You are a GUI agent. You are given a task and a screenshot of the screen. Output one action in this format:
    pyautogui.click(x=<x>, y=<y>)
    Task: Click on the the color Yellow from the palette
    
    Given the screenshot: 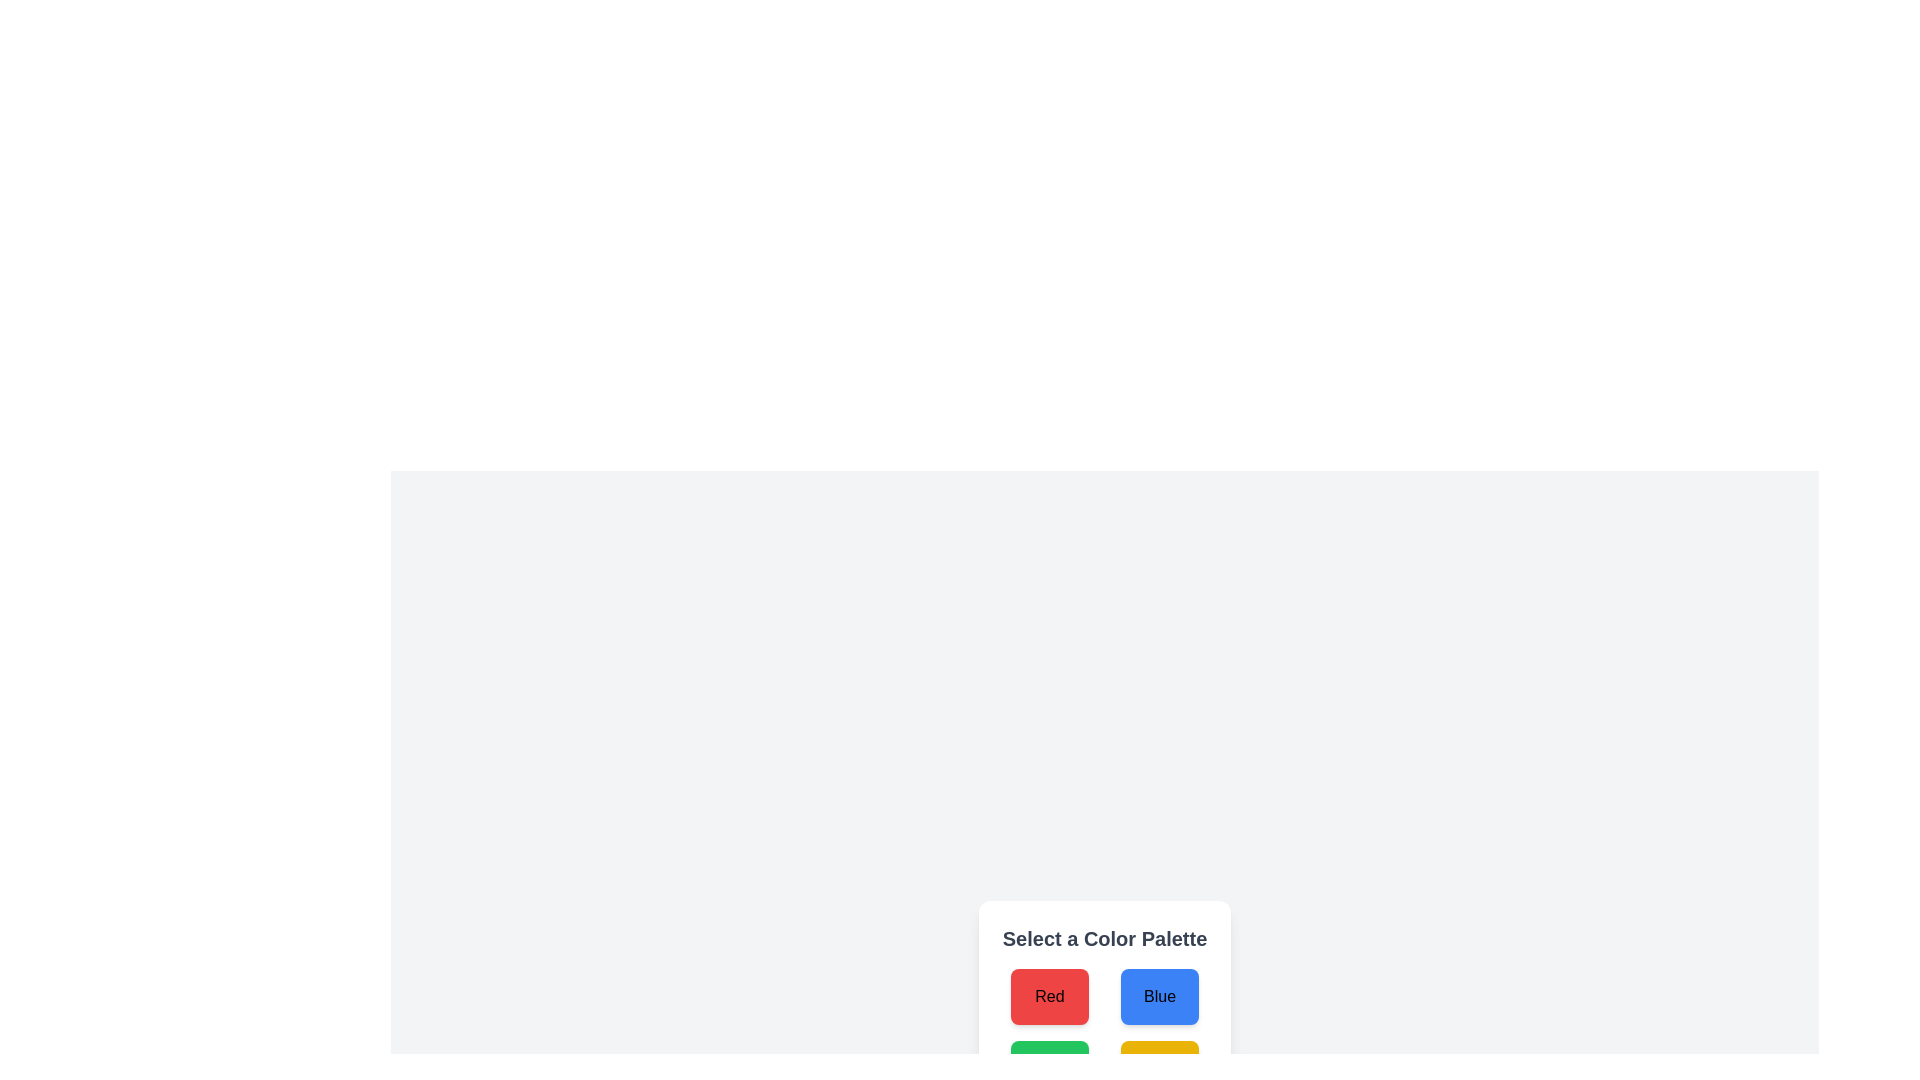 What is the action you would take?
    pyautogui.click(x=1160, y=1067)
    